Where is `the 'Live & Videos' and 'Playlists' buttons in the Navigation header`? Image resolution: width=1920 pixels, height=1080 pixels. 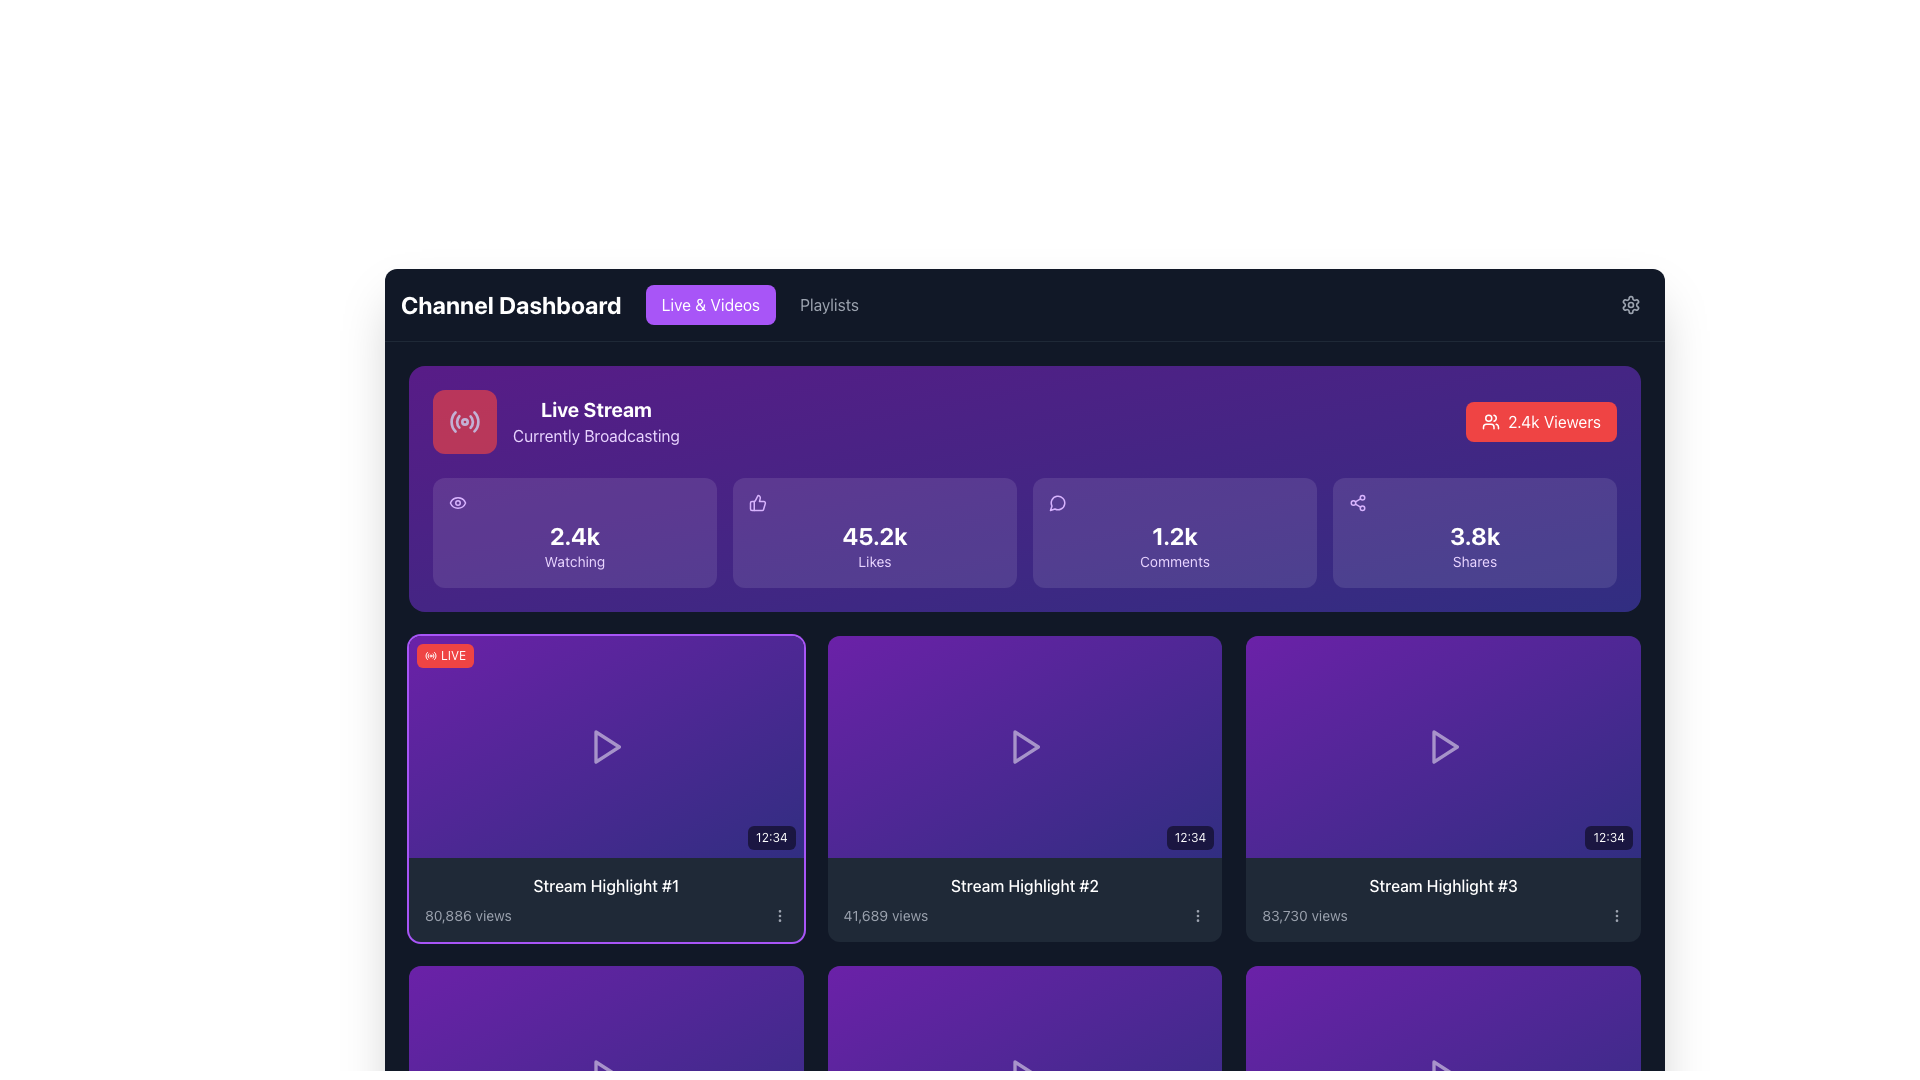 the 'Live & Videos' and 'Playlists' buttons in the Navigation header is located at coordinates (637, 304).